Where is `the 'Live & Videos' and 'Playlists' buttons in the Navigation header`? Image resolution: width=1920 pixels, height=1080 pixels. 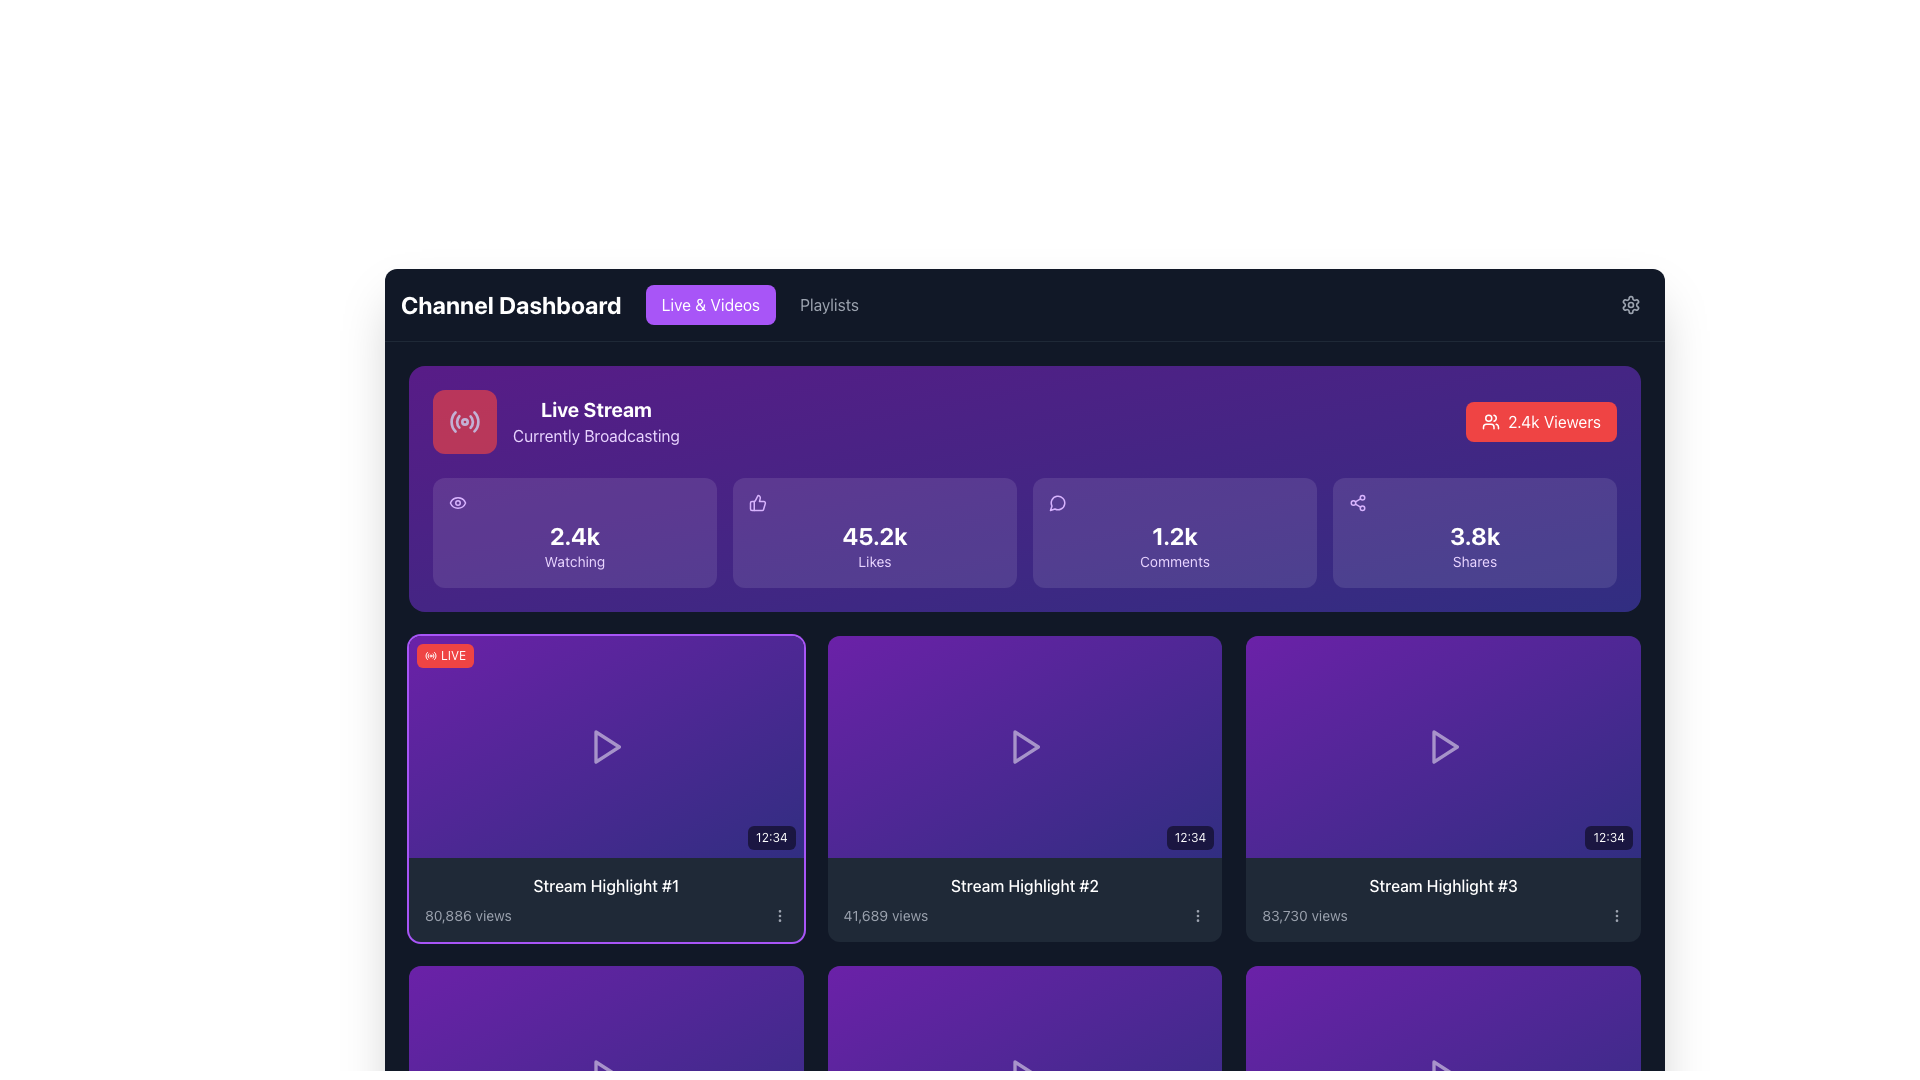 the 'Live & Videos' and 'Playlists' buttons in the Navigation header is located at coordinates (637, 304).